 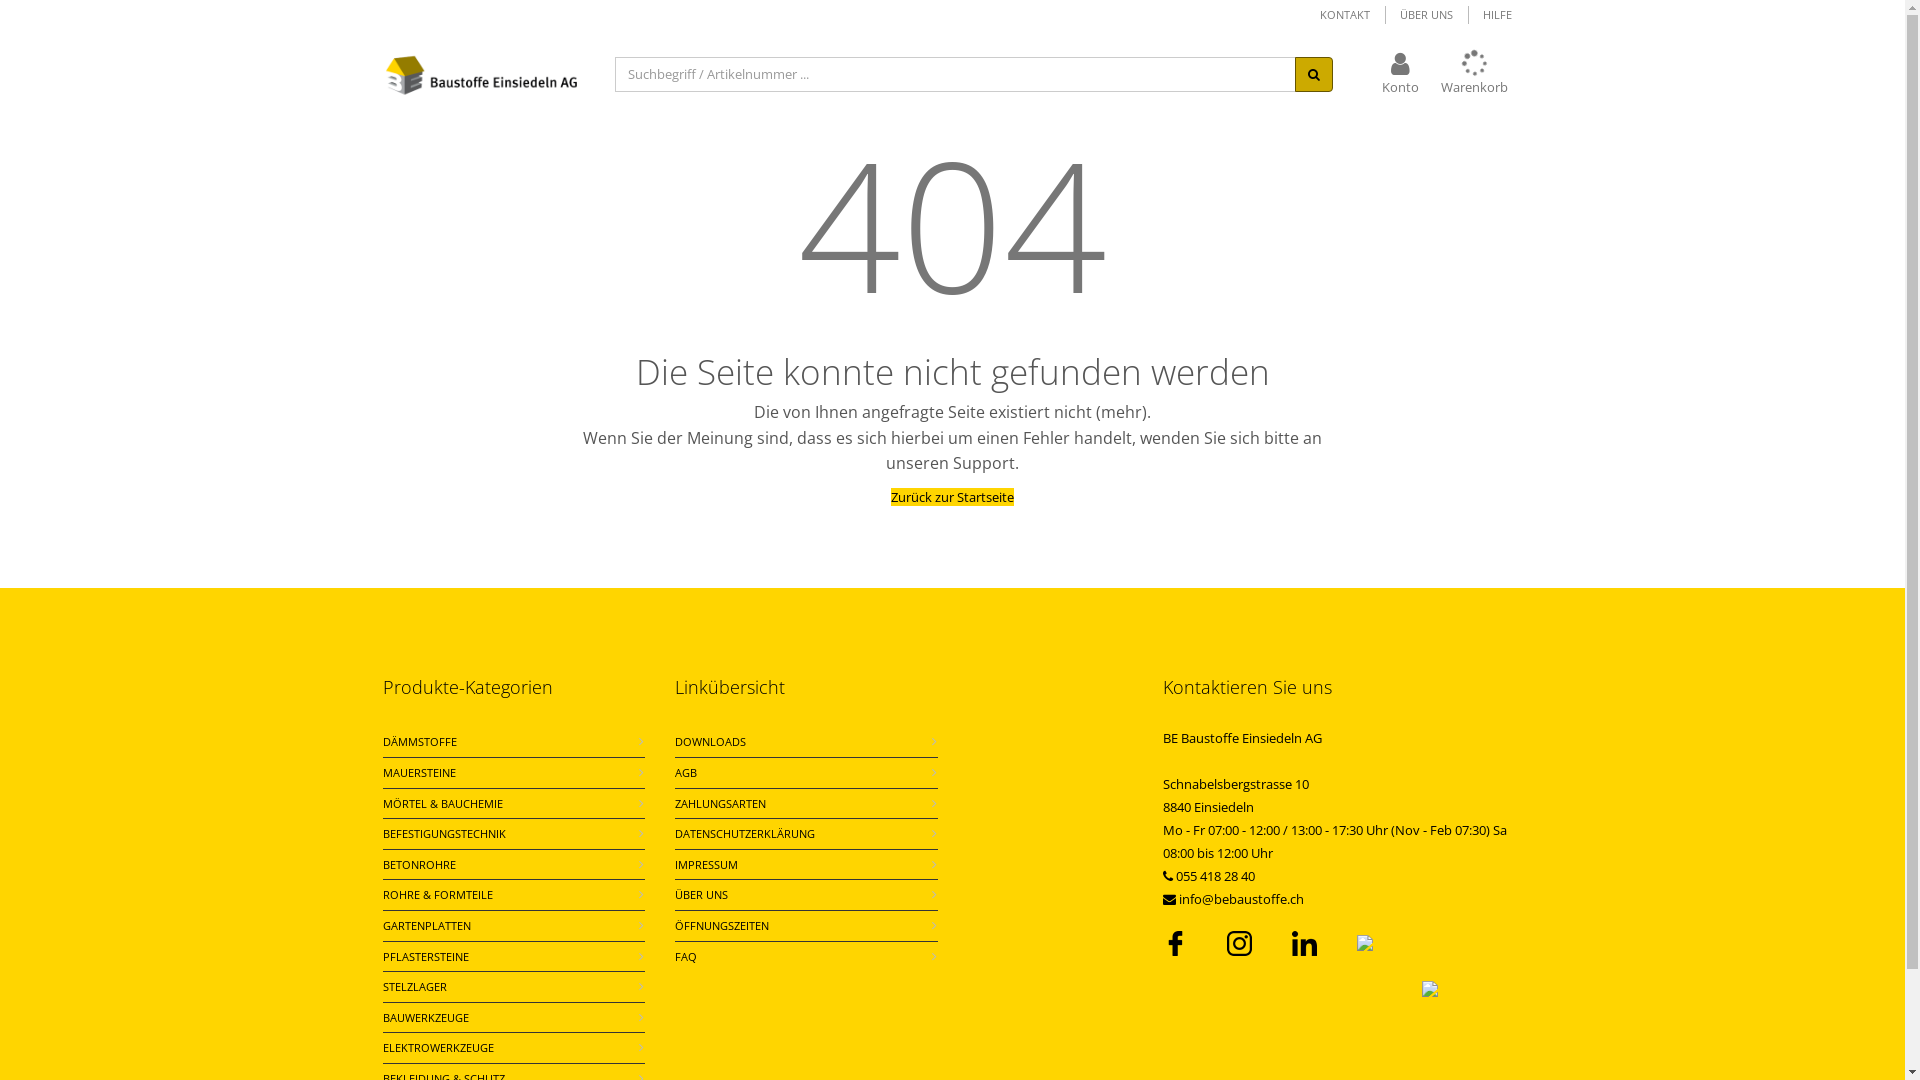 What do you see at coordinates (1239, 897) in the screenshot?
I see `'info@bebaustoffe.ch'` at bounding box center [1239, 897].